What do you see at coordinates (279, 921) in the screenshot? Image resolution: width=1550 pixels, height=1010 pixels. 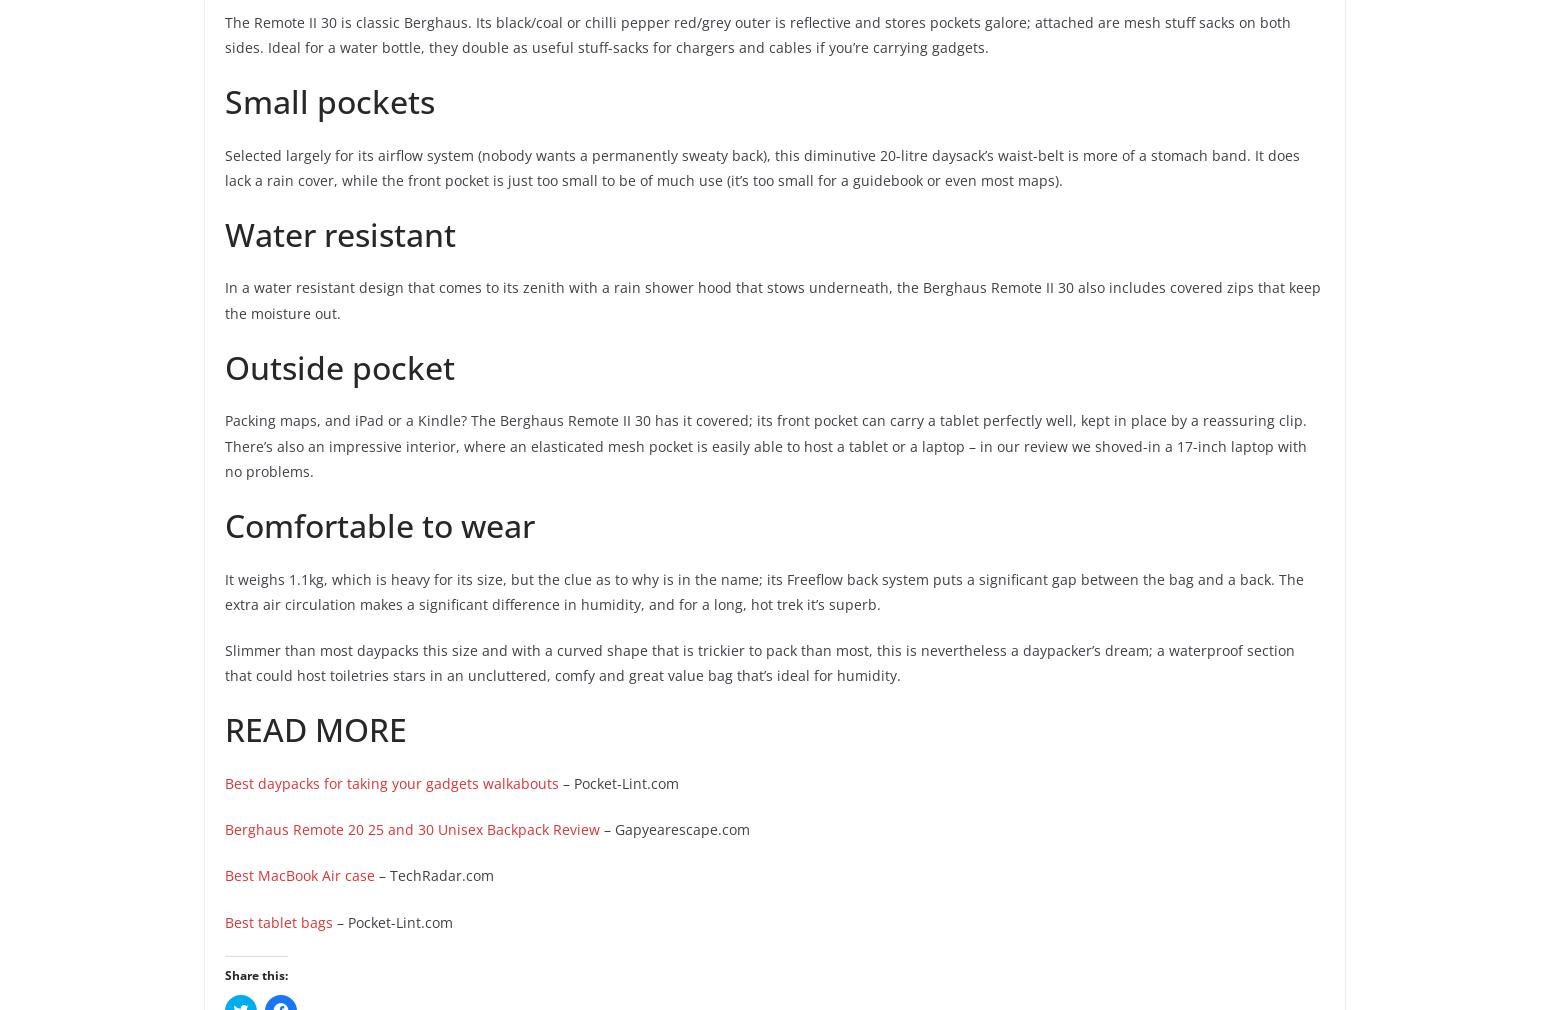 I see `'Best tablet bags'` at bounding box center [279, 921].